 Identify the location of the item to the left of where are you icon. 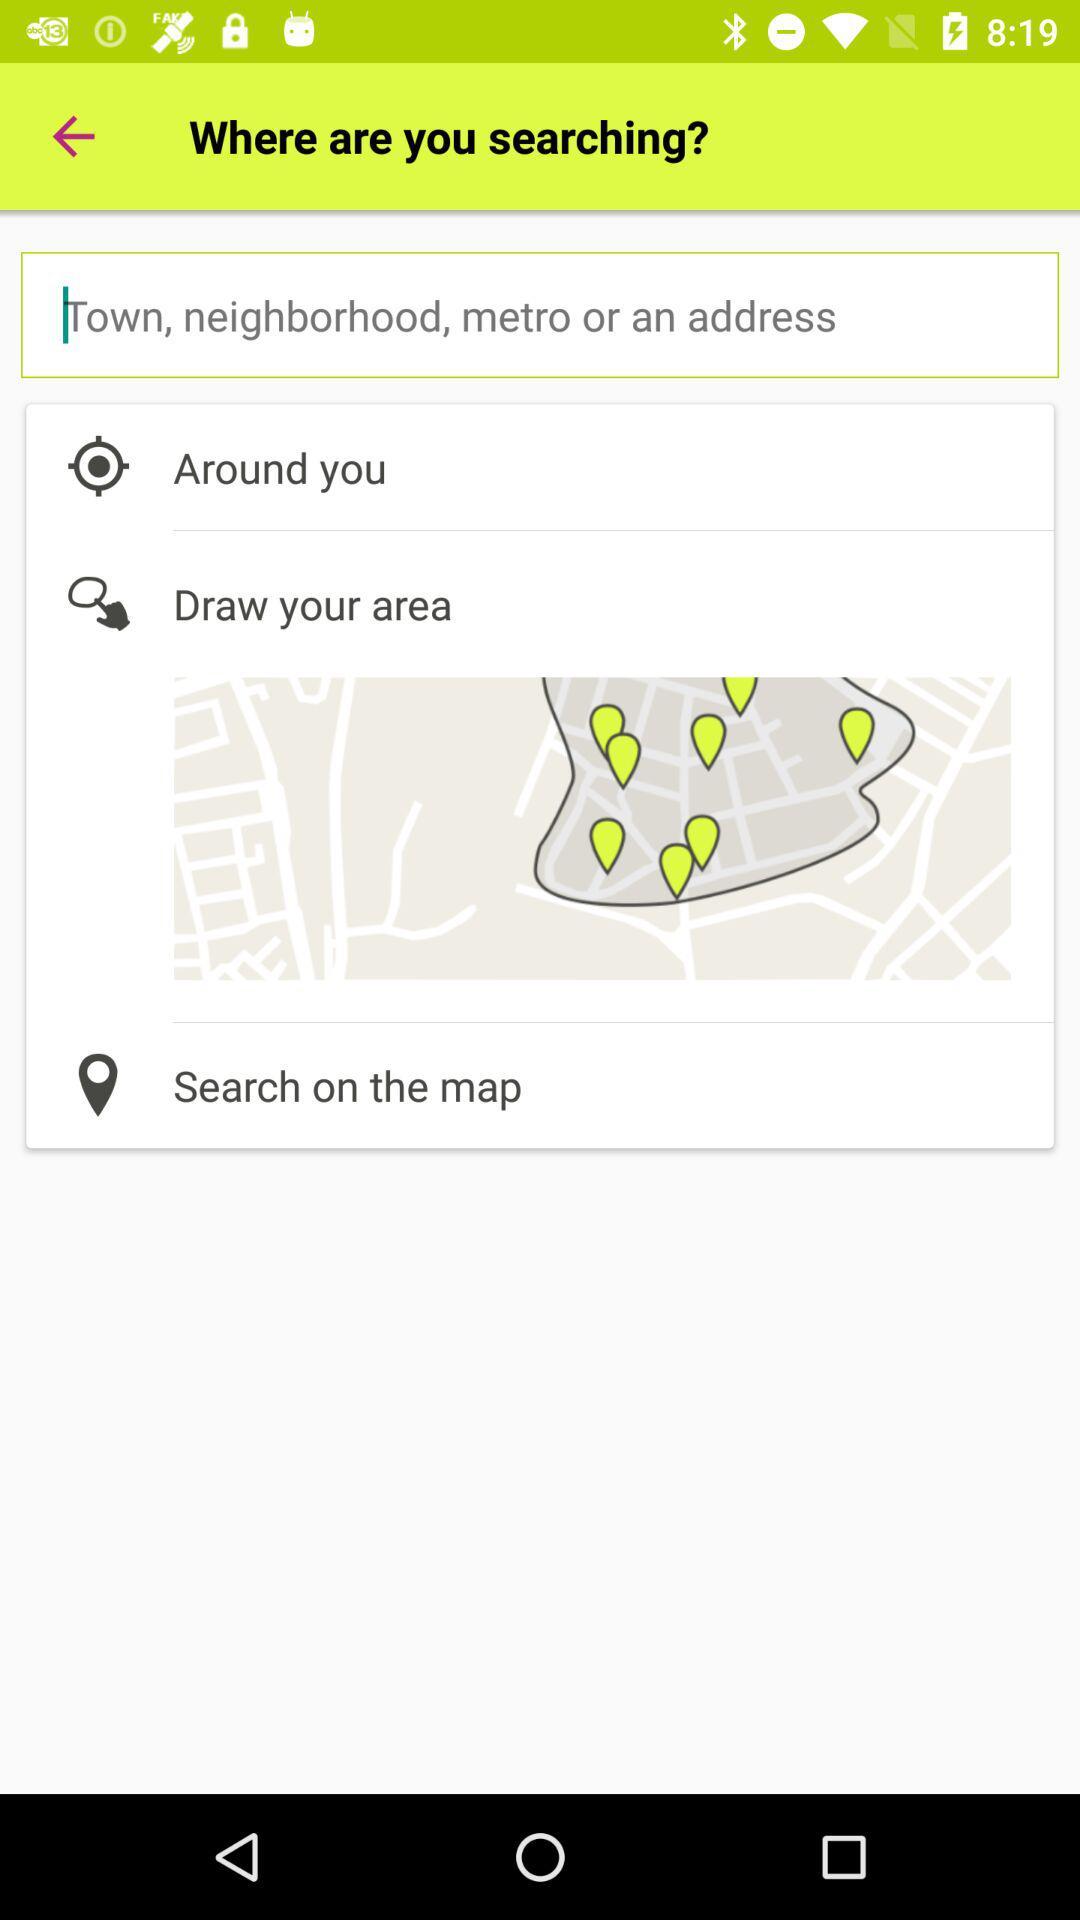
(72, 135).